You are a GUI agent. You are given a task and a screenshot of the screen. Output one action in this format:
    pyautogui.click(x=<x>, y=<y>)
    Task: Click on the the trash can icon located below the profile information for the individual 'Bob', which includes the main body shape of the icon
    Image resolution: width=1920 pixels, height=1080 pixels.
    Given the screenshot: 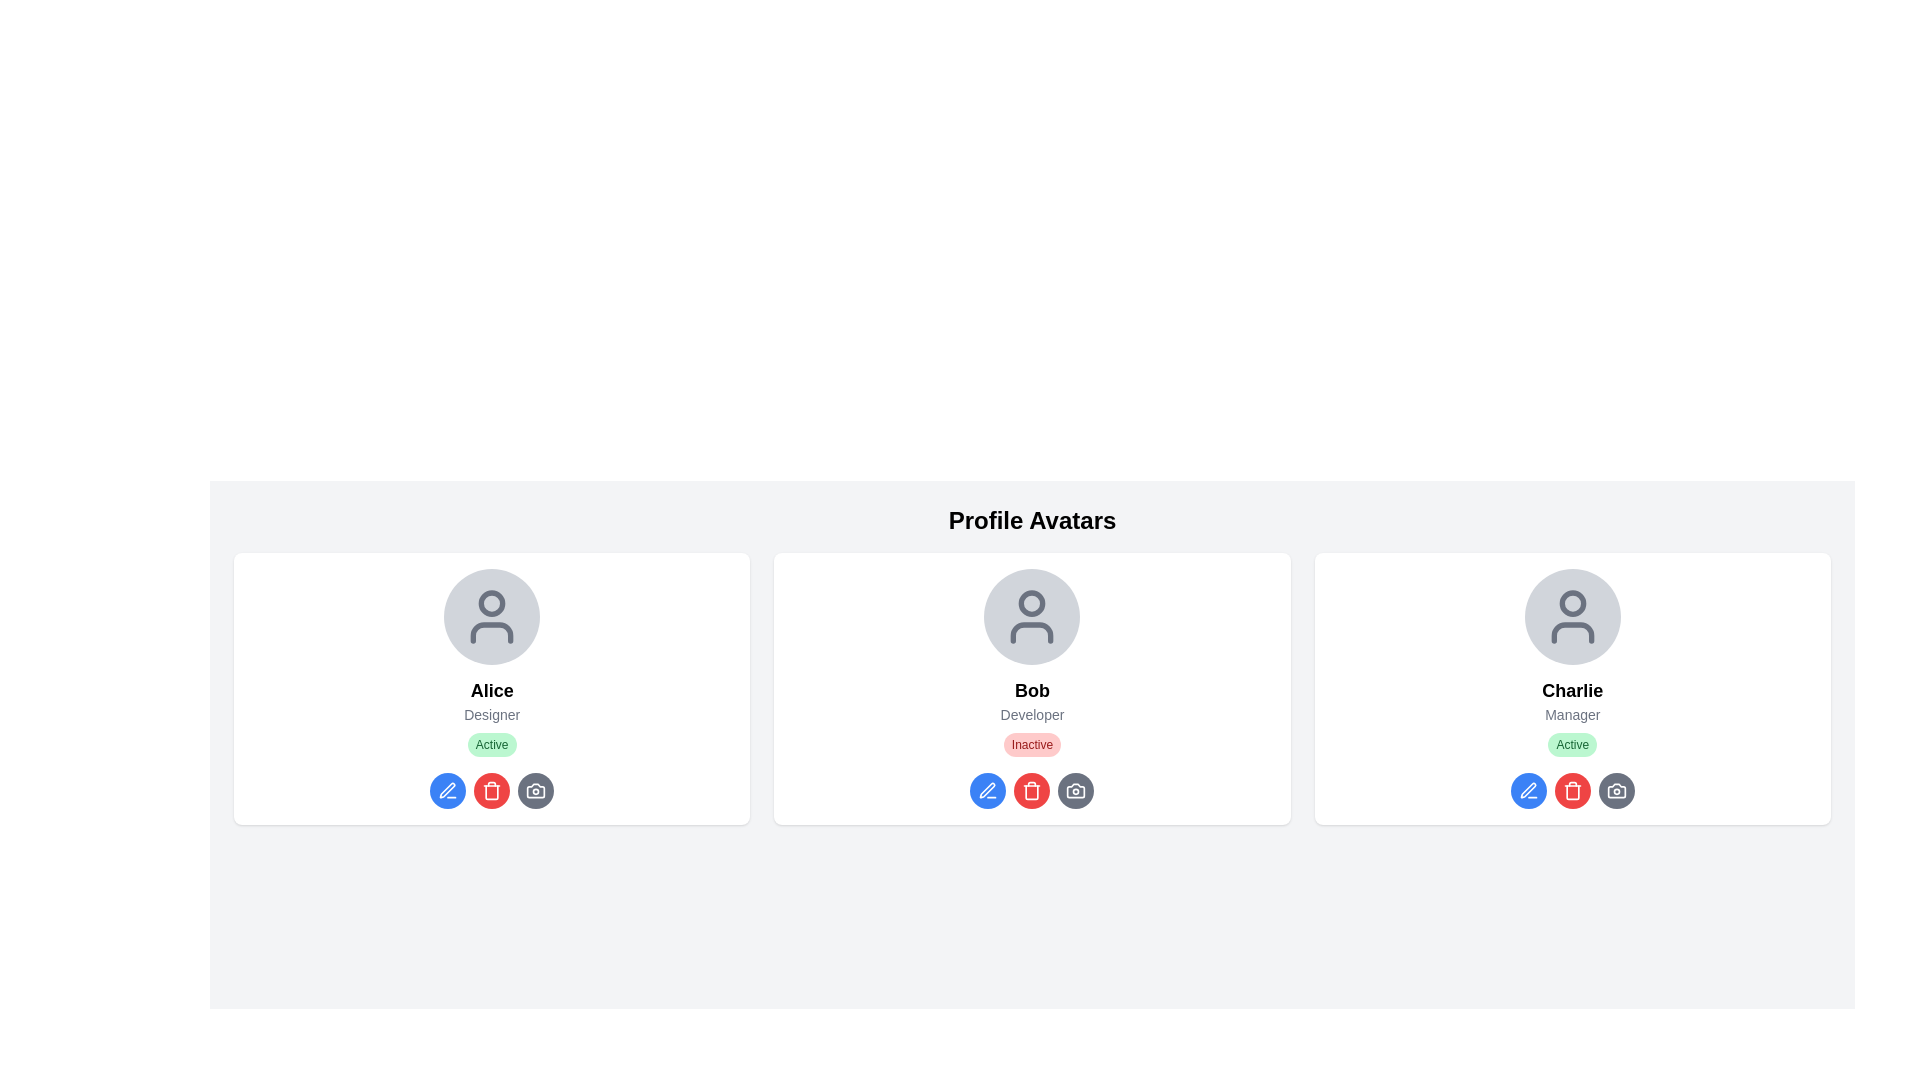 What is the action you would take?
    pyautogui.click(x=1032, y=791)
    